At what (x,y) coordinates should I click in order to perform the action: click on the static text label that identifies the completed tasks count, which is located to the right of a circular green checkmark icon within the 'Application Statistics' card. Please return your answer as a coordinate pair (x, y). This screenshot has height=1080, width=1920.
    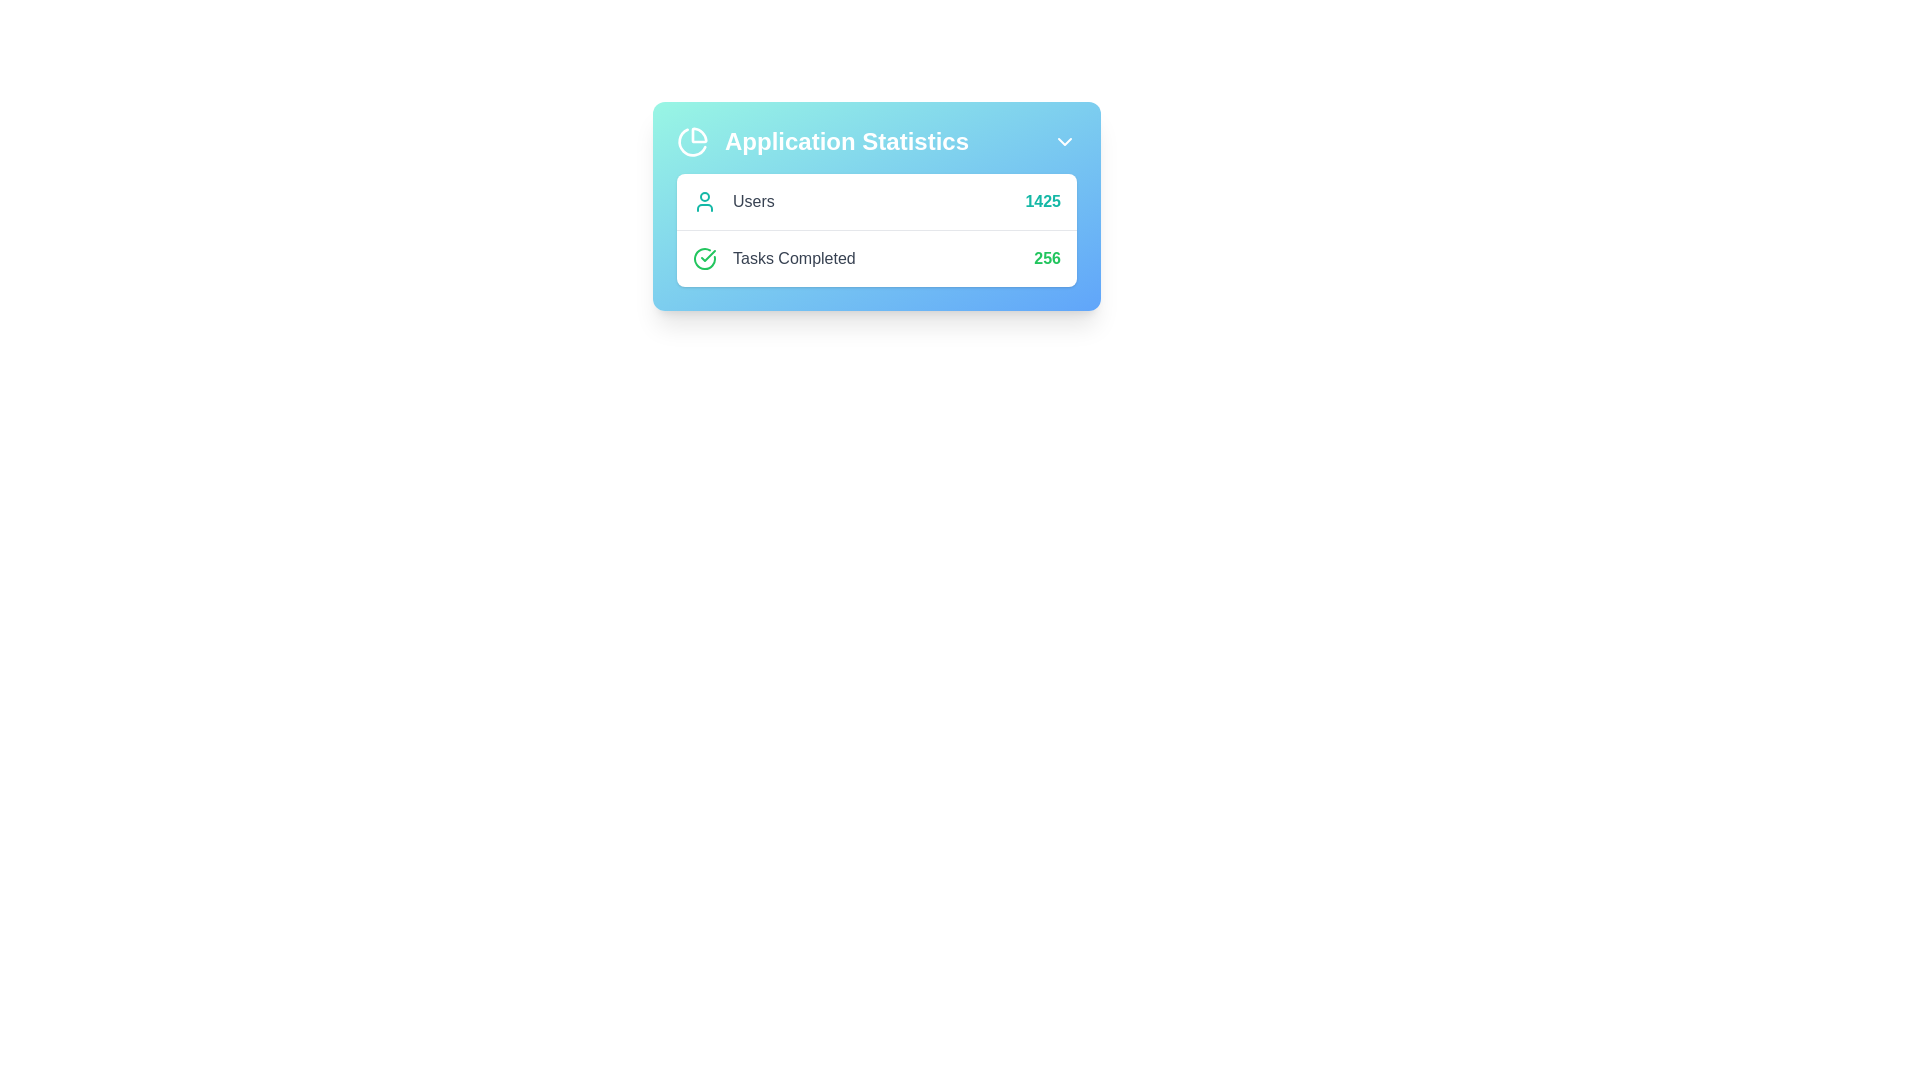
    Looking at the image, I should click on (793, 257).